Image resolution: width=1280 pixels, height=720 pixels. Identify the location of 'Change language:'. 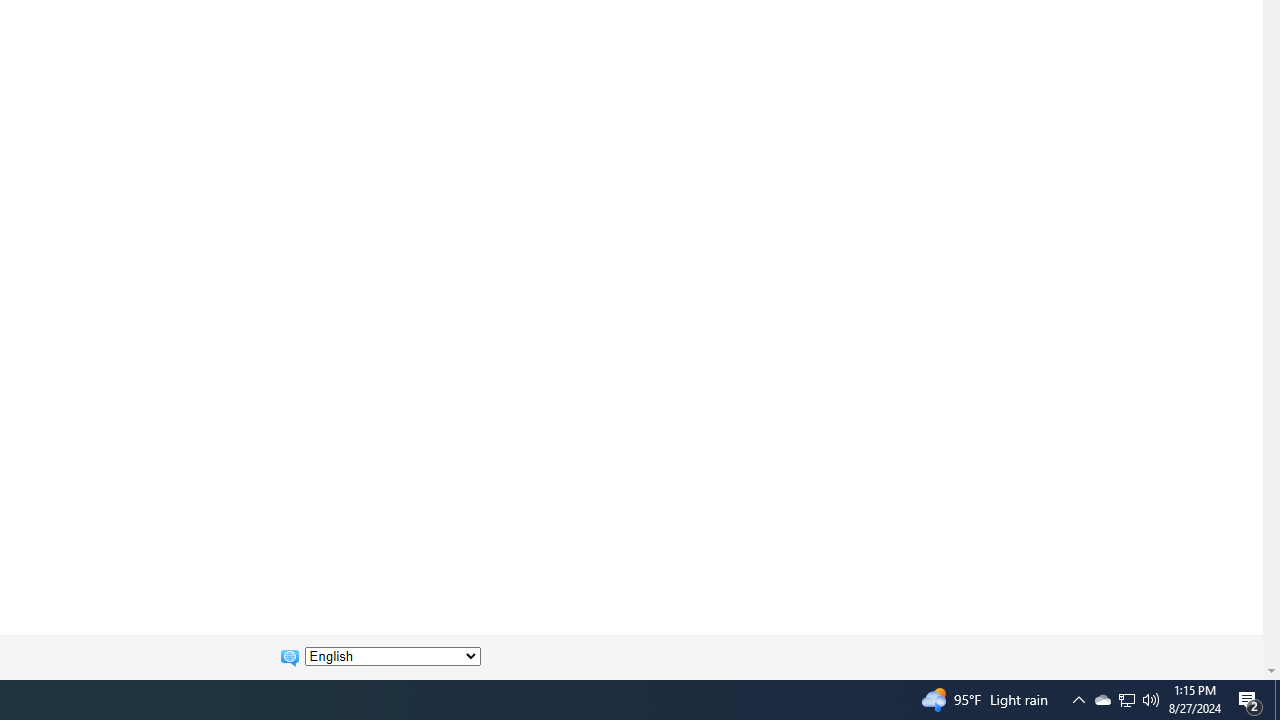
(392, 656).